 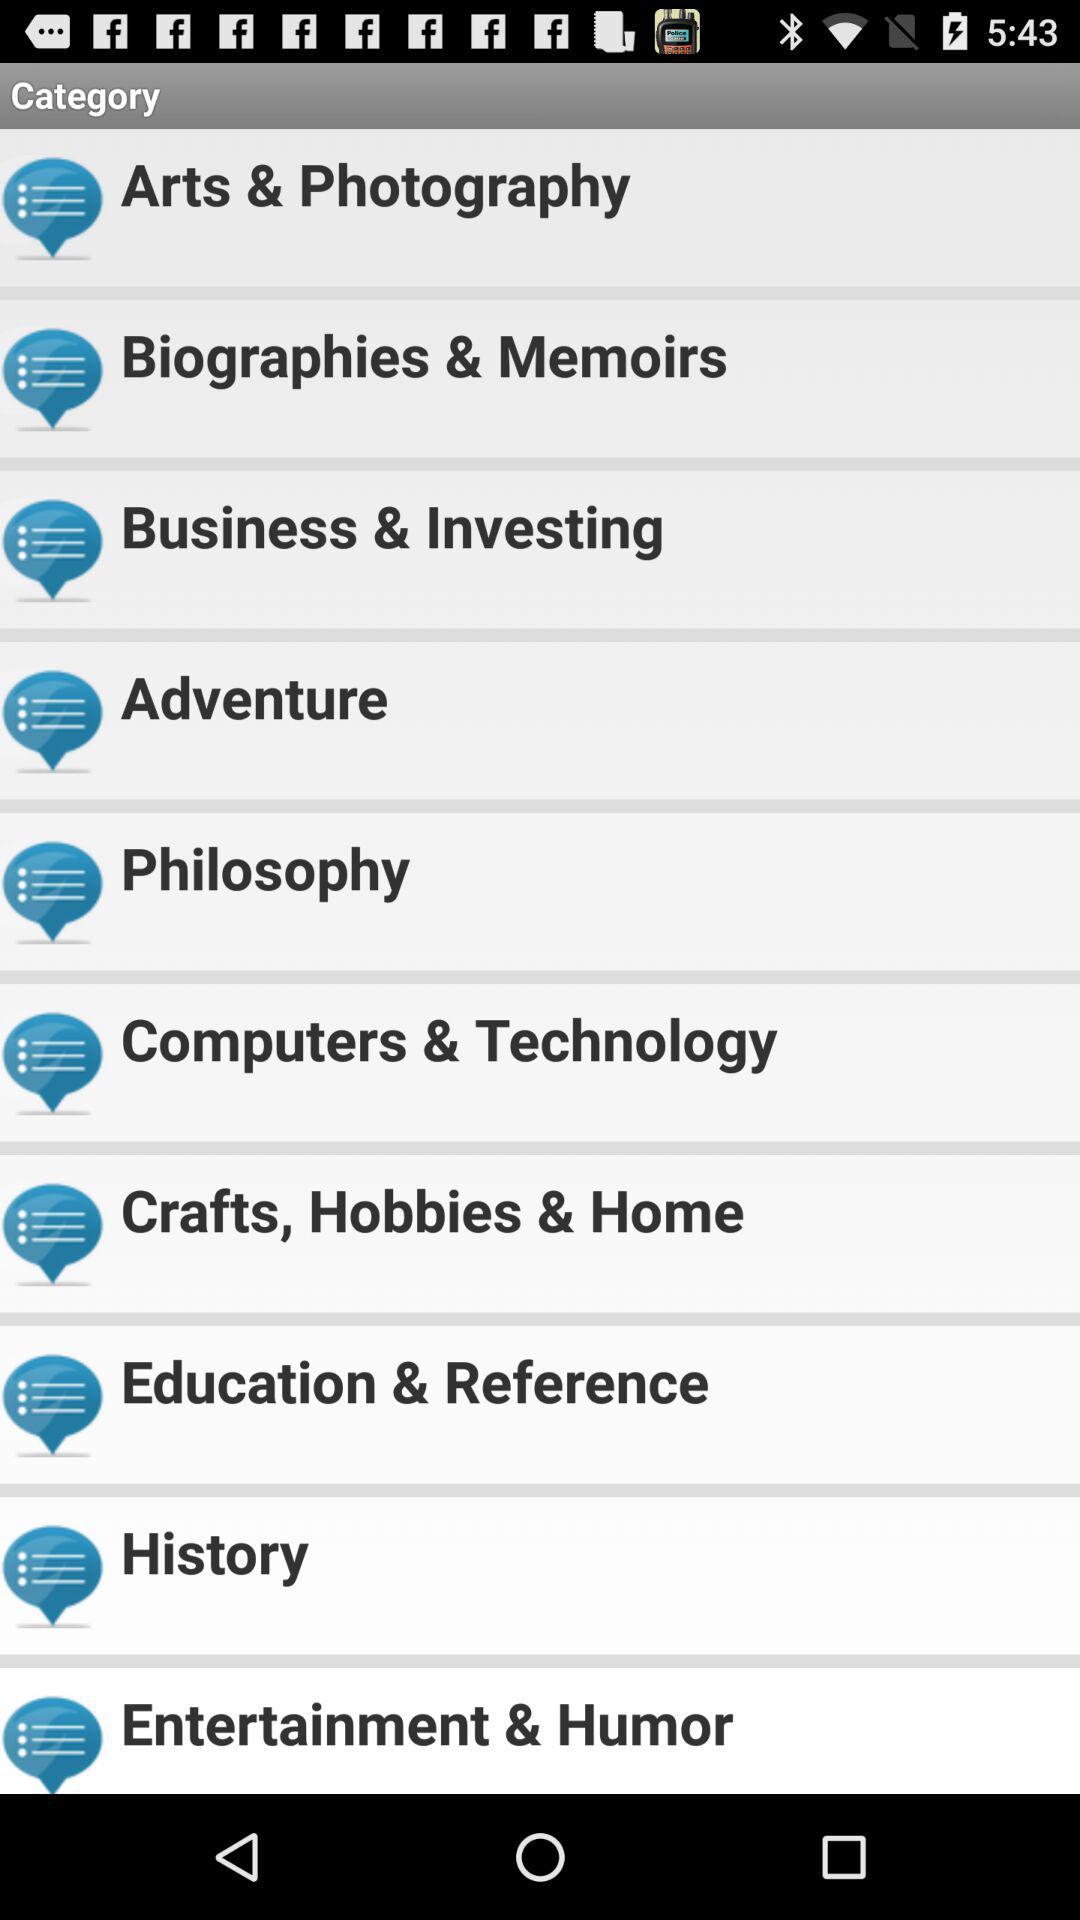 What do you see at coordinates (591, 1030) in the screenshot?
I see `the computers & technology icon` at bounding box center [591, 1030].